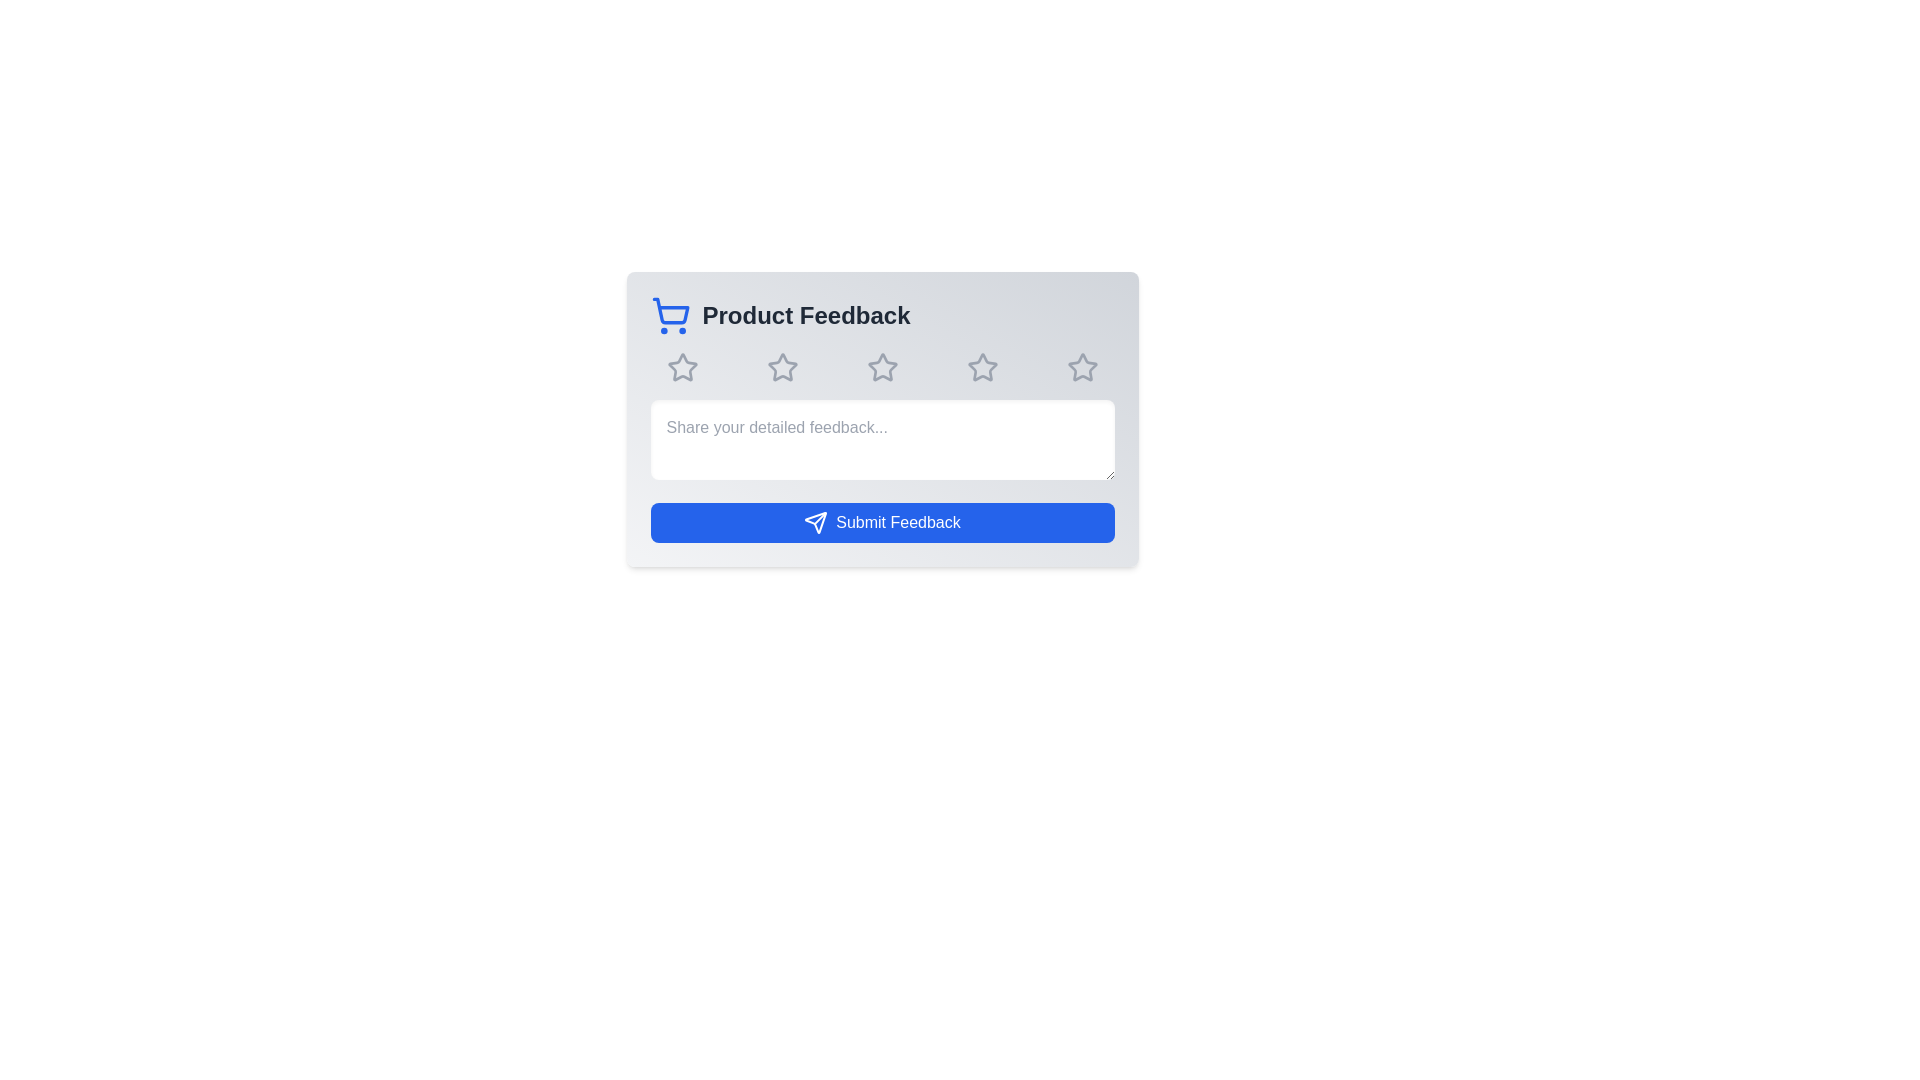 The width and height of the screenshot is (1920, 1080). I want to click on the 'Product Feedback' text label, which is styled in gray and bold, located next to a blue shopping cart icon in the feedback module at the top of the interface, so click(806, 315).